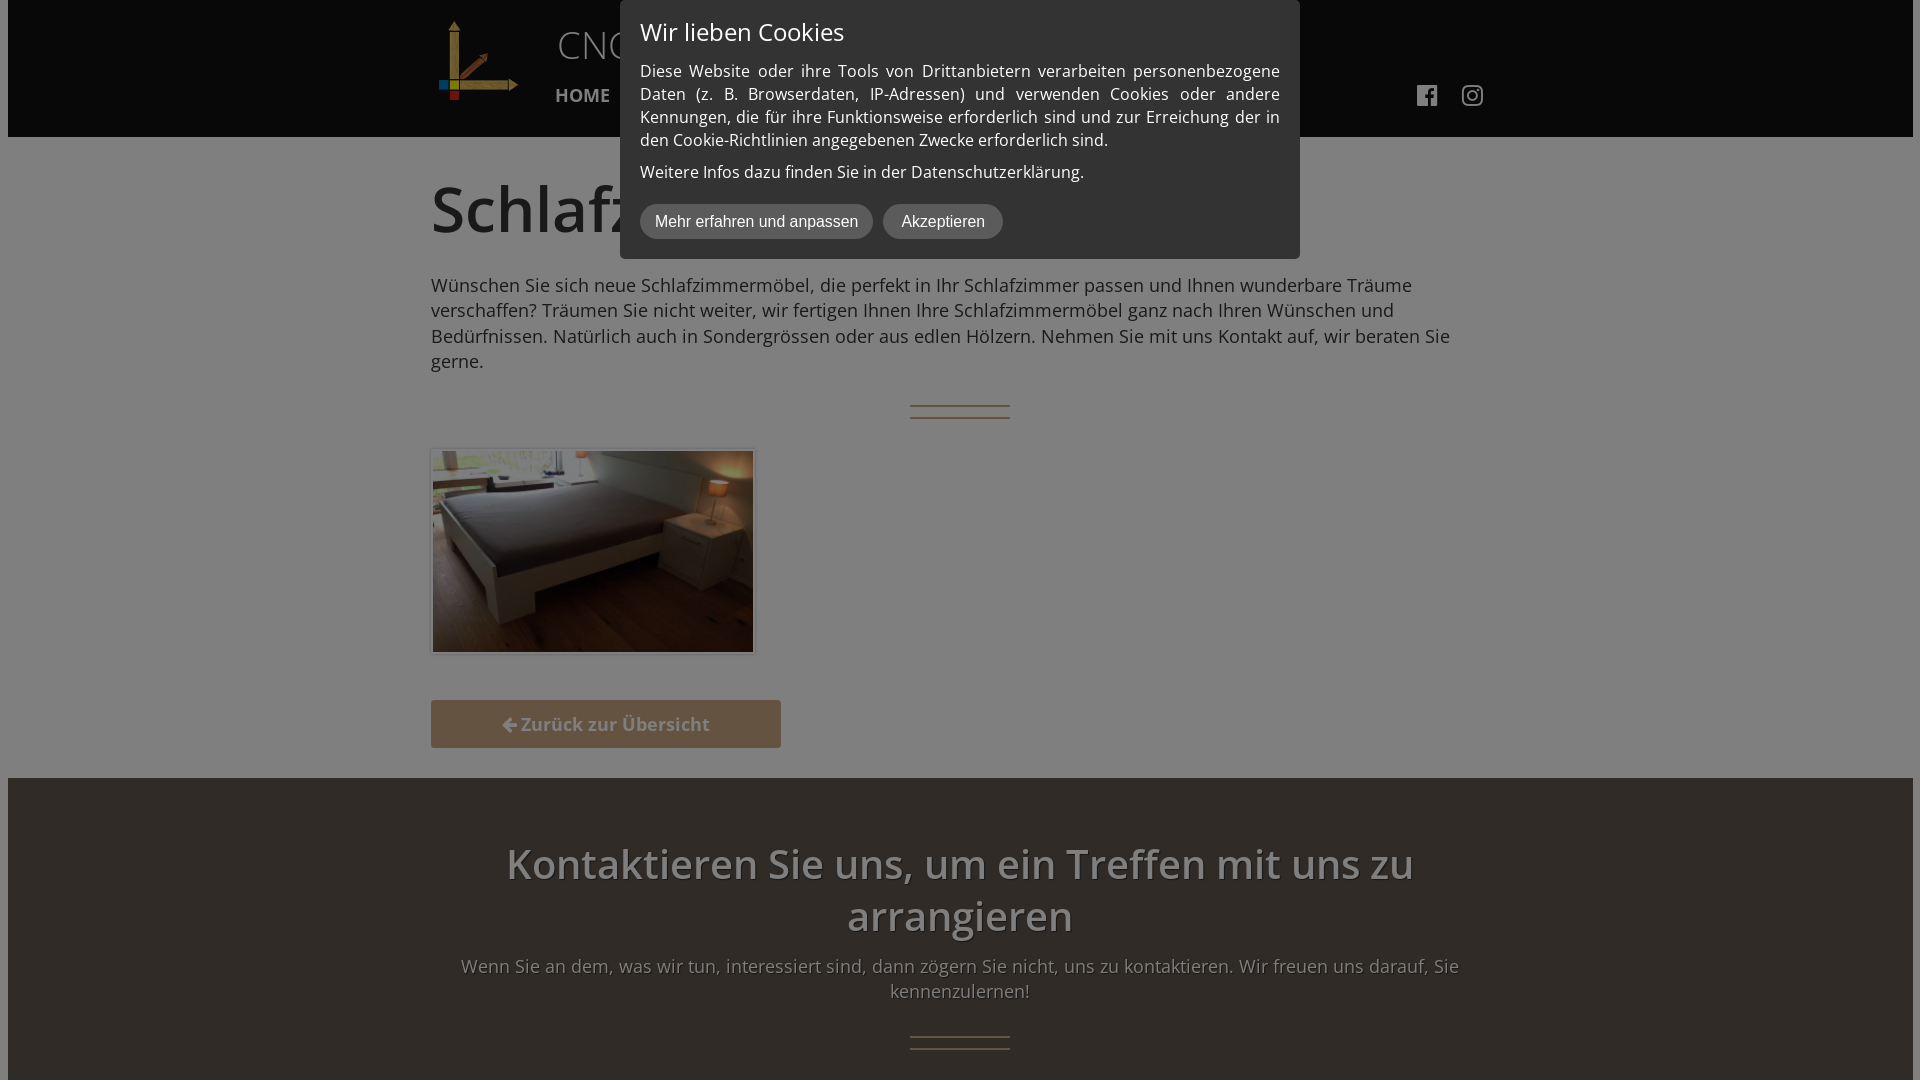  I want to click on 'DIENSTLEISTUNGEN', so click(738, 96).